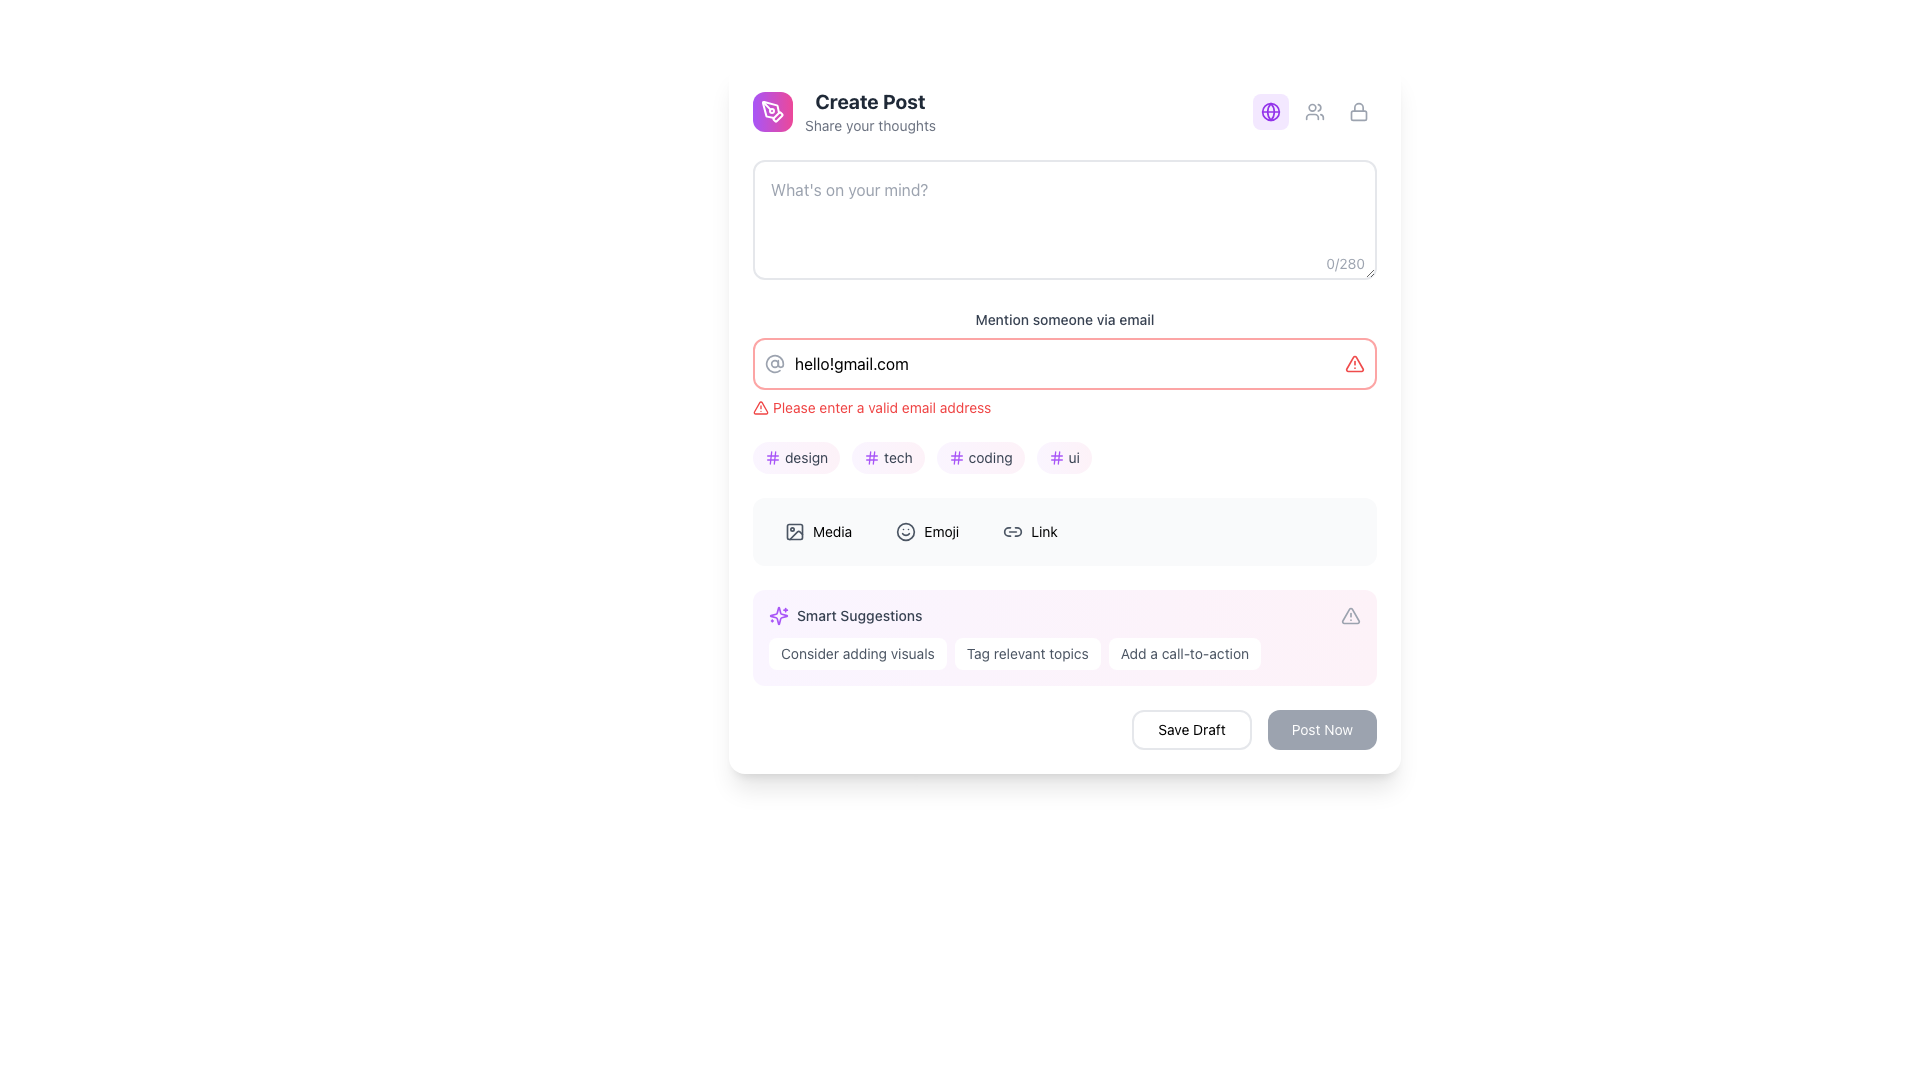  What do you see at coordinates (1064, 407) in the screenshot?
I see `the warning message styled in small red text with a triangular alert icon, located directly below the email input field` at bounding box center [1064, 407].